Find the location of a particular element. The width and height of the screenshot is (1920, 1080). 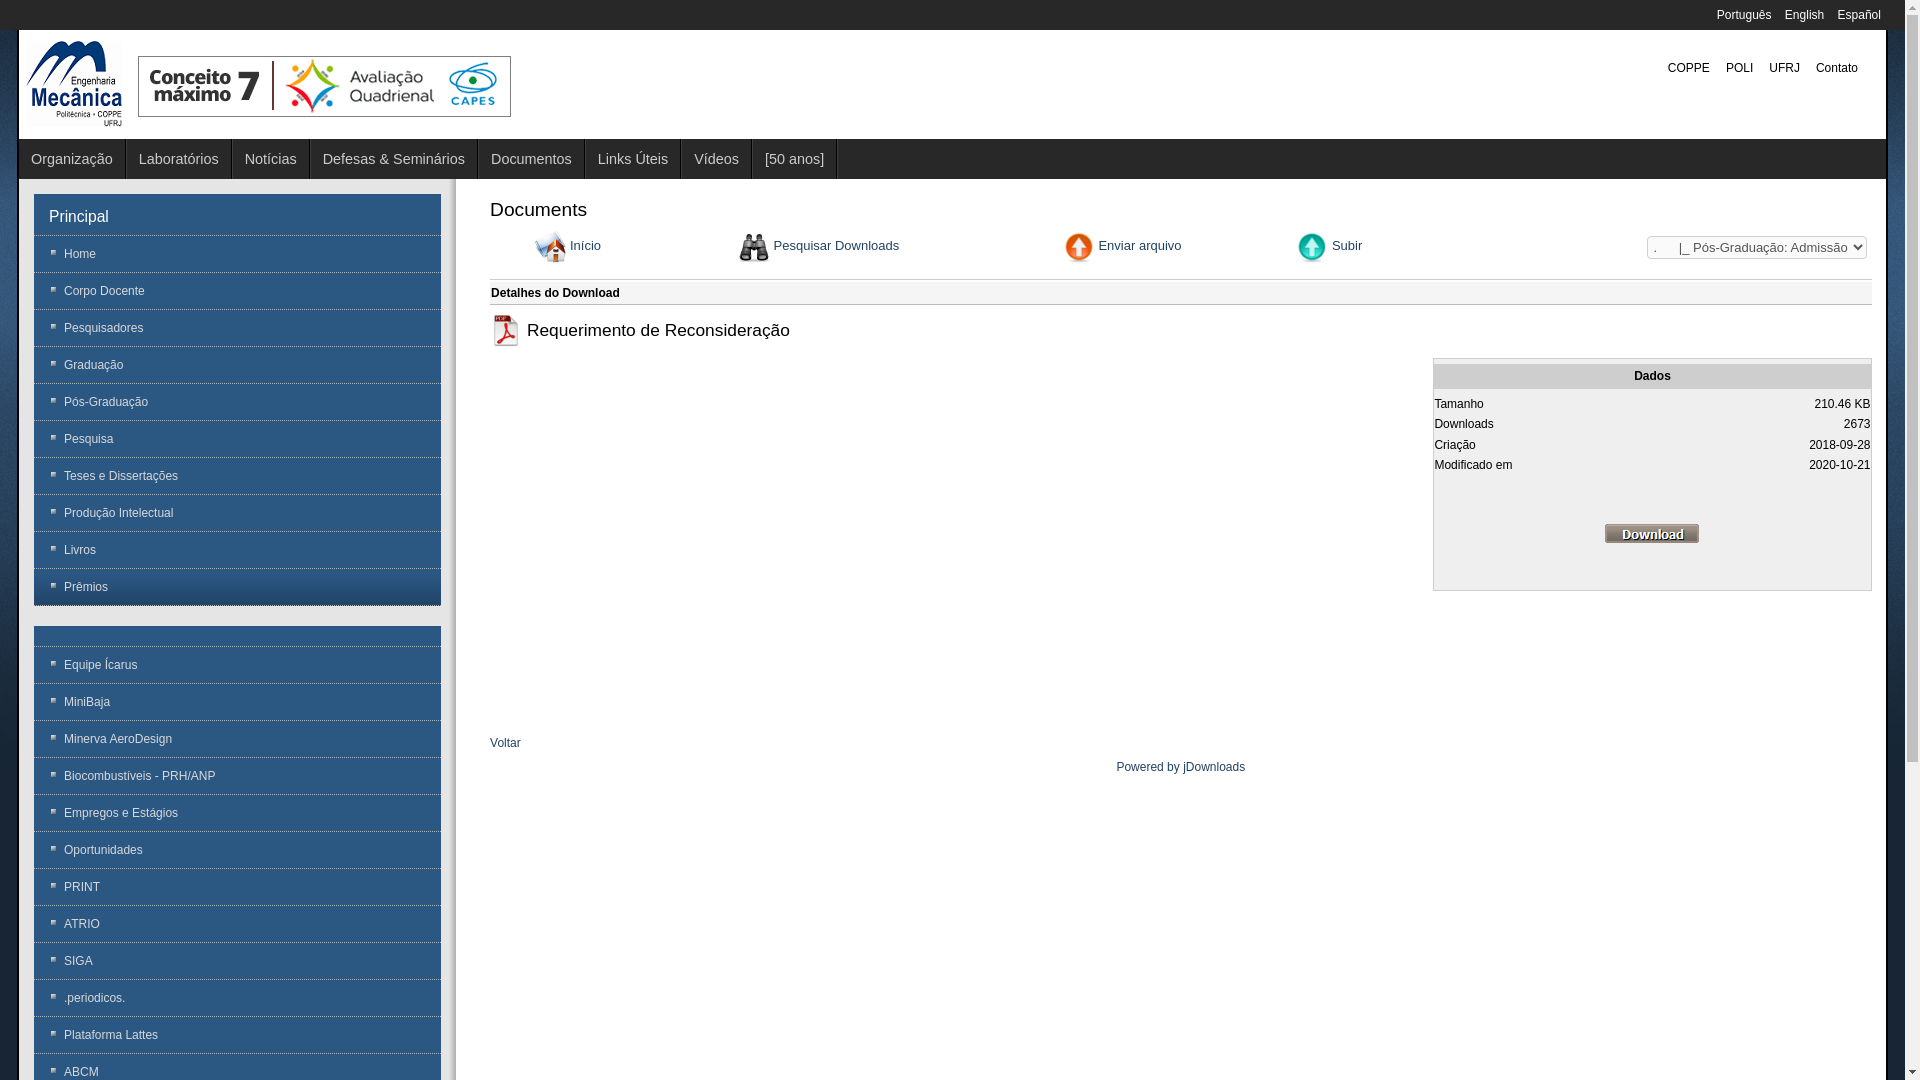

'Enviar arquivo' is located at coordinates (1139, 245).